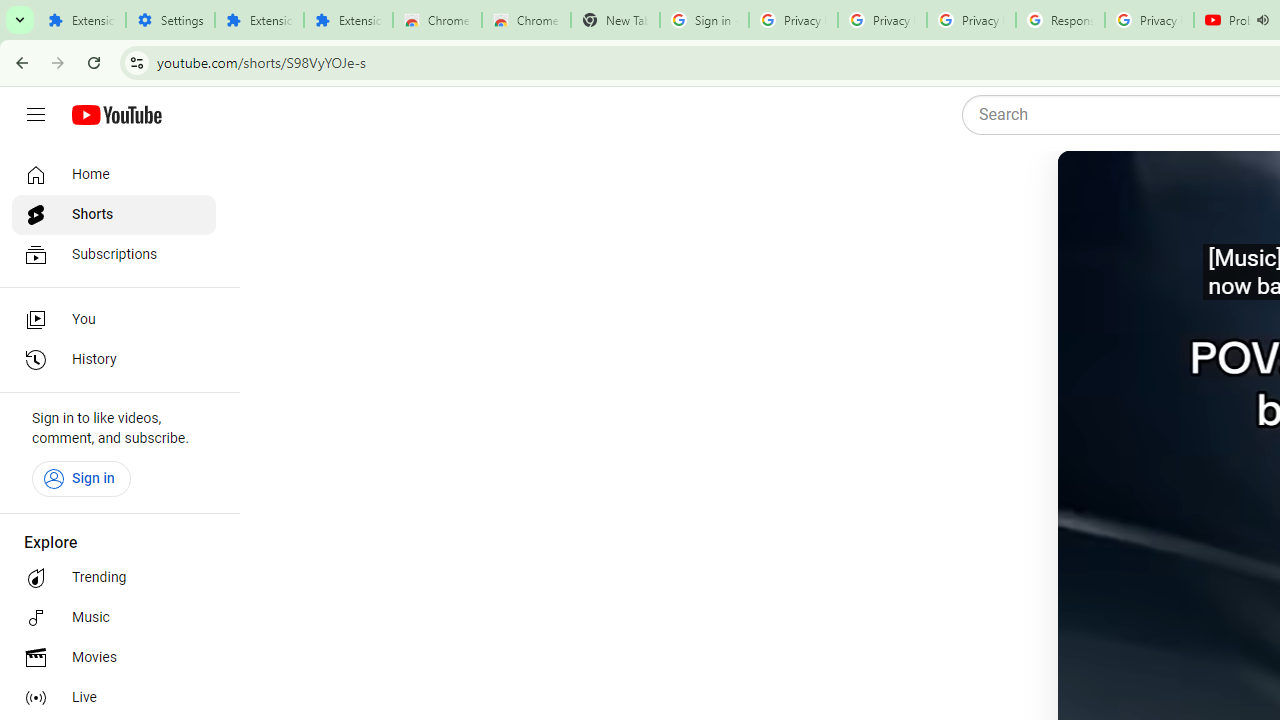 This screenshot has width=1280, height=720. Describe the element at coordinates (436, 20) in the screenshot. I see `'Chrome Web Store'` at that location.